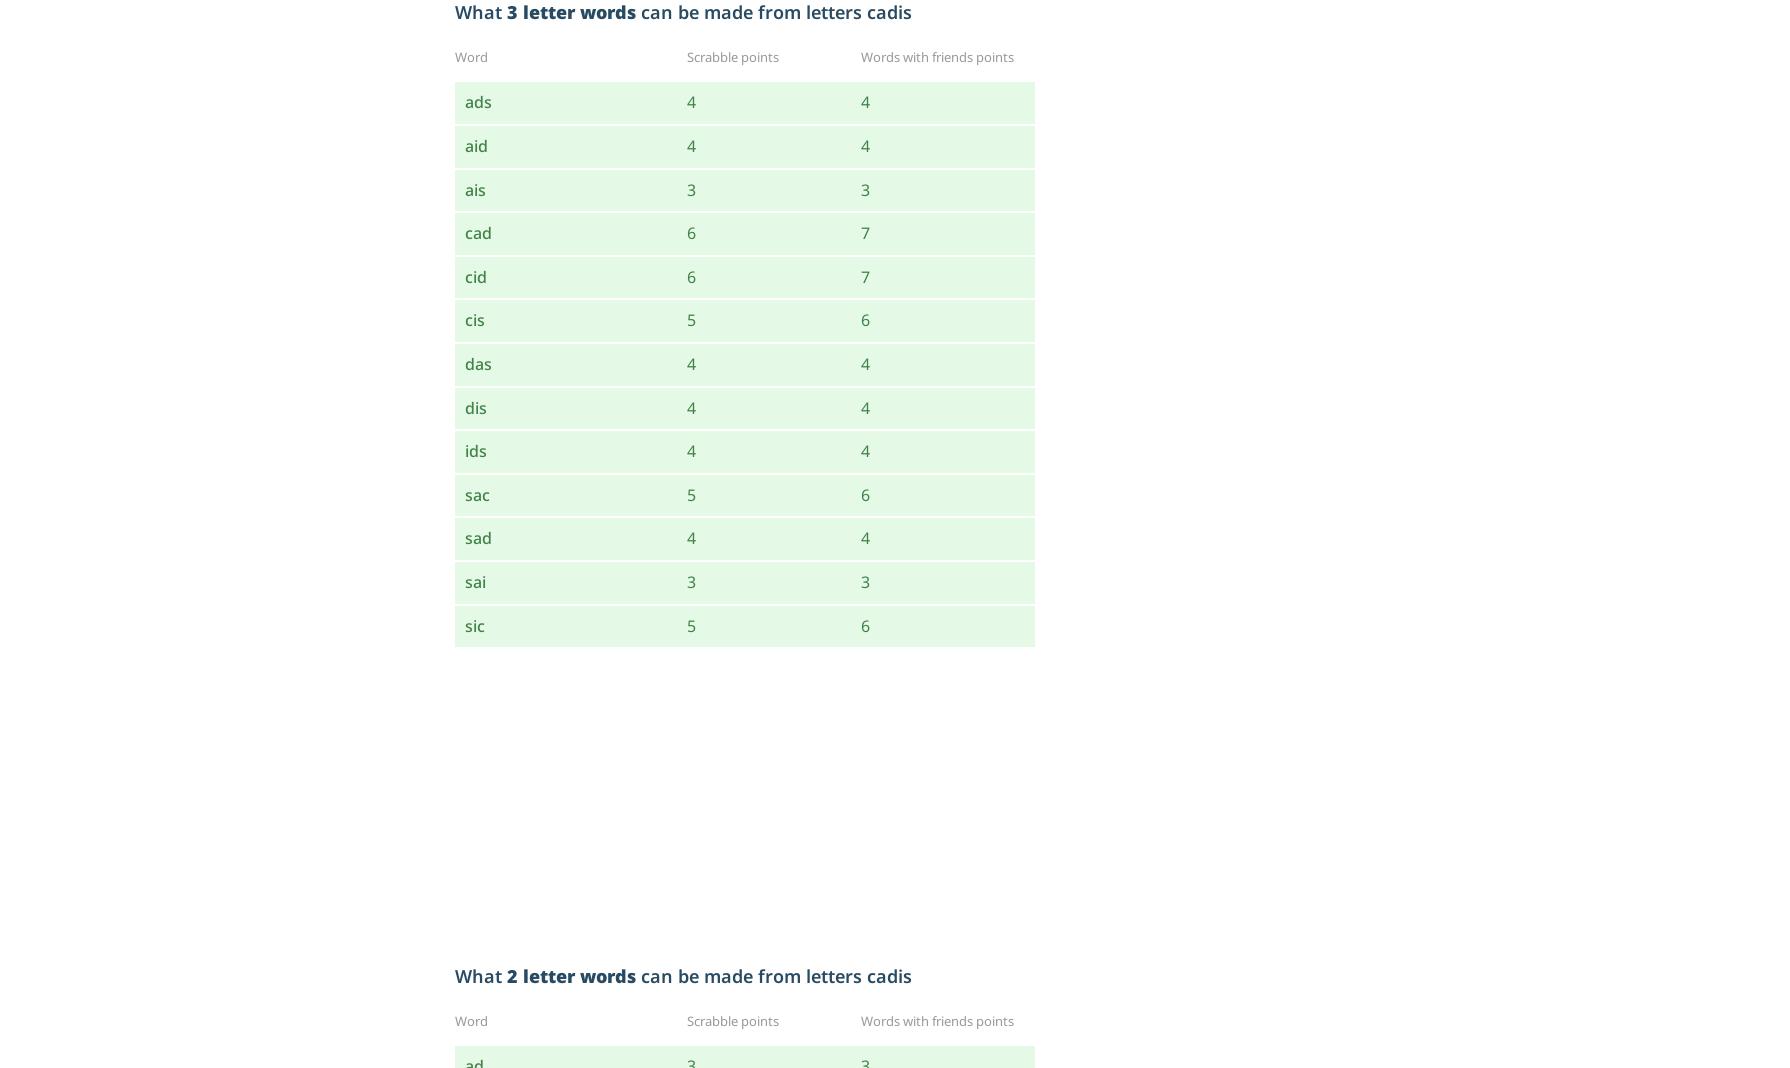 The height and width of the screenshot is (1068, 1790). What do you see at coordinates (475, 145) in the screenshot?
I see `'aid'` at bounding box center [475, 145].